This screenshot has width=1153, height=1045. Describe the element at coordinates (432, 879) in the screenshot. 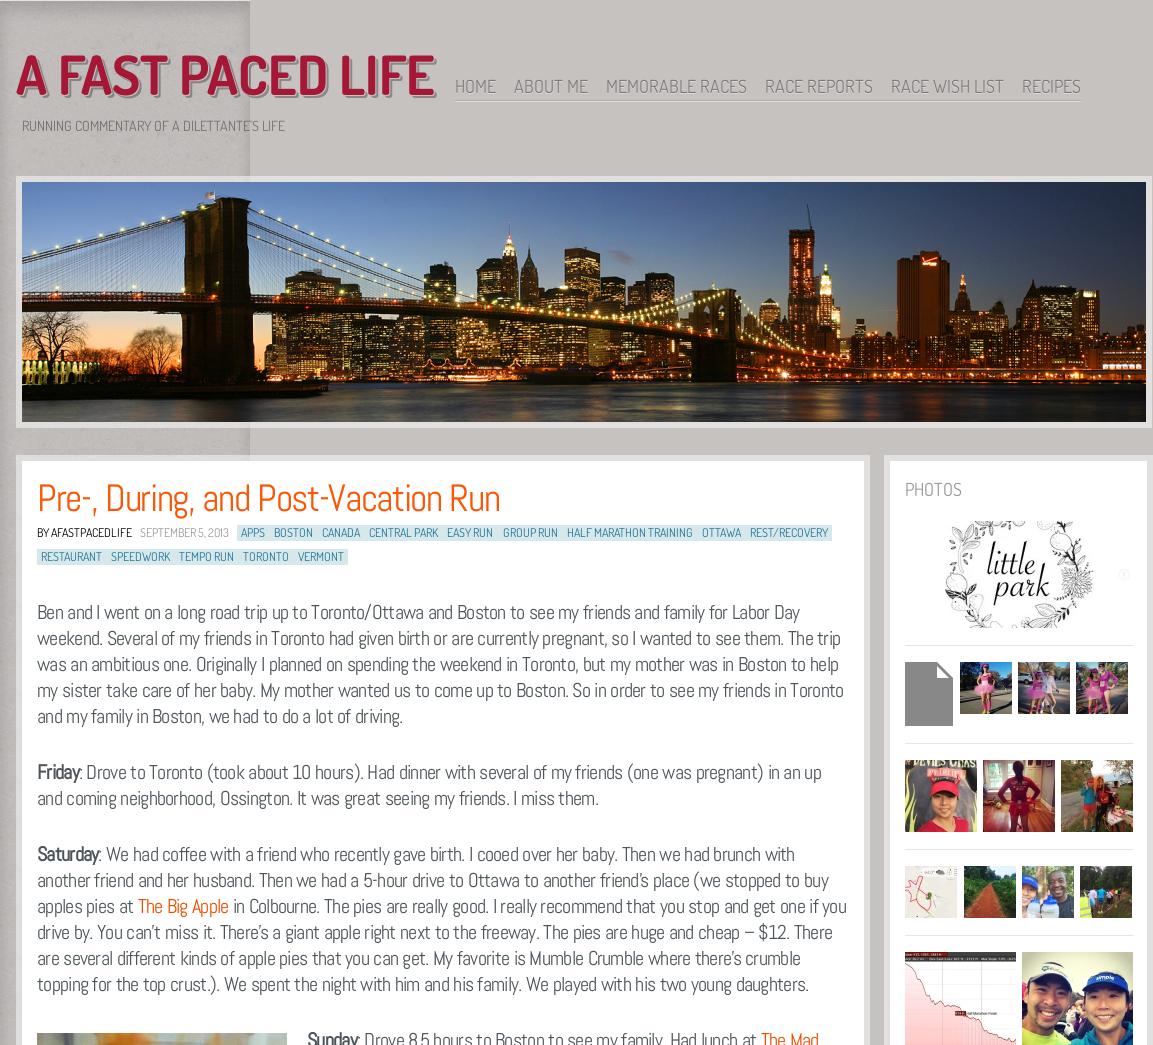

I see `': We had coffee with a friend who recently gave birth. I cooed over her baby. Then we had brunch with another friend and her husband. Then we had a 5-hour drive to Ottawa to another friend’s place (we stopped to buy apples pies at'` at that location.